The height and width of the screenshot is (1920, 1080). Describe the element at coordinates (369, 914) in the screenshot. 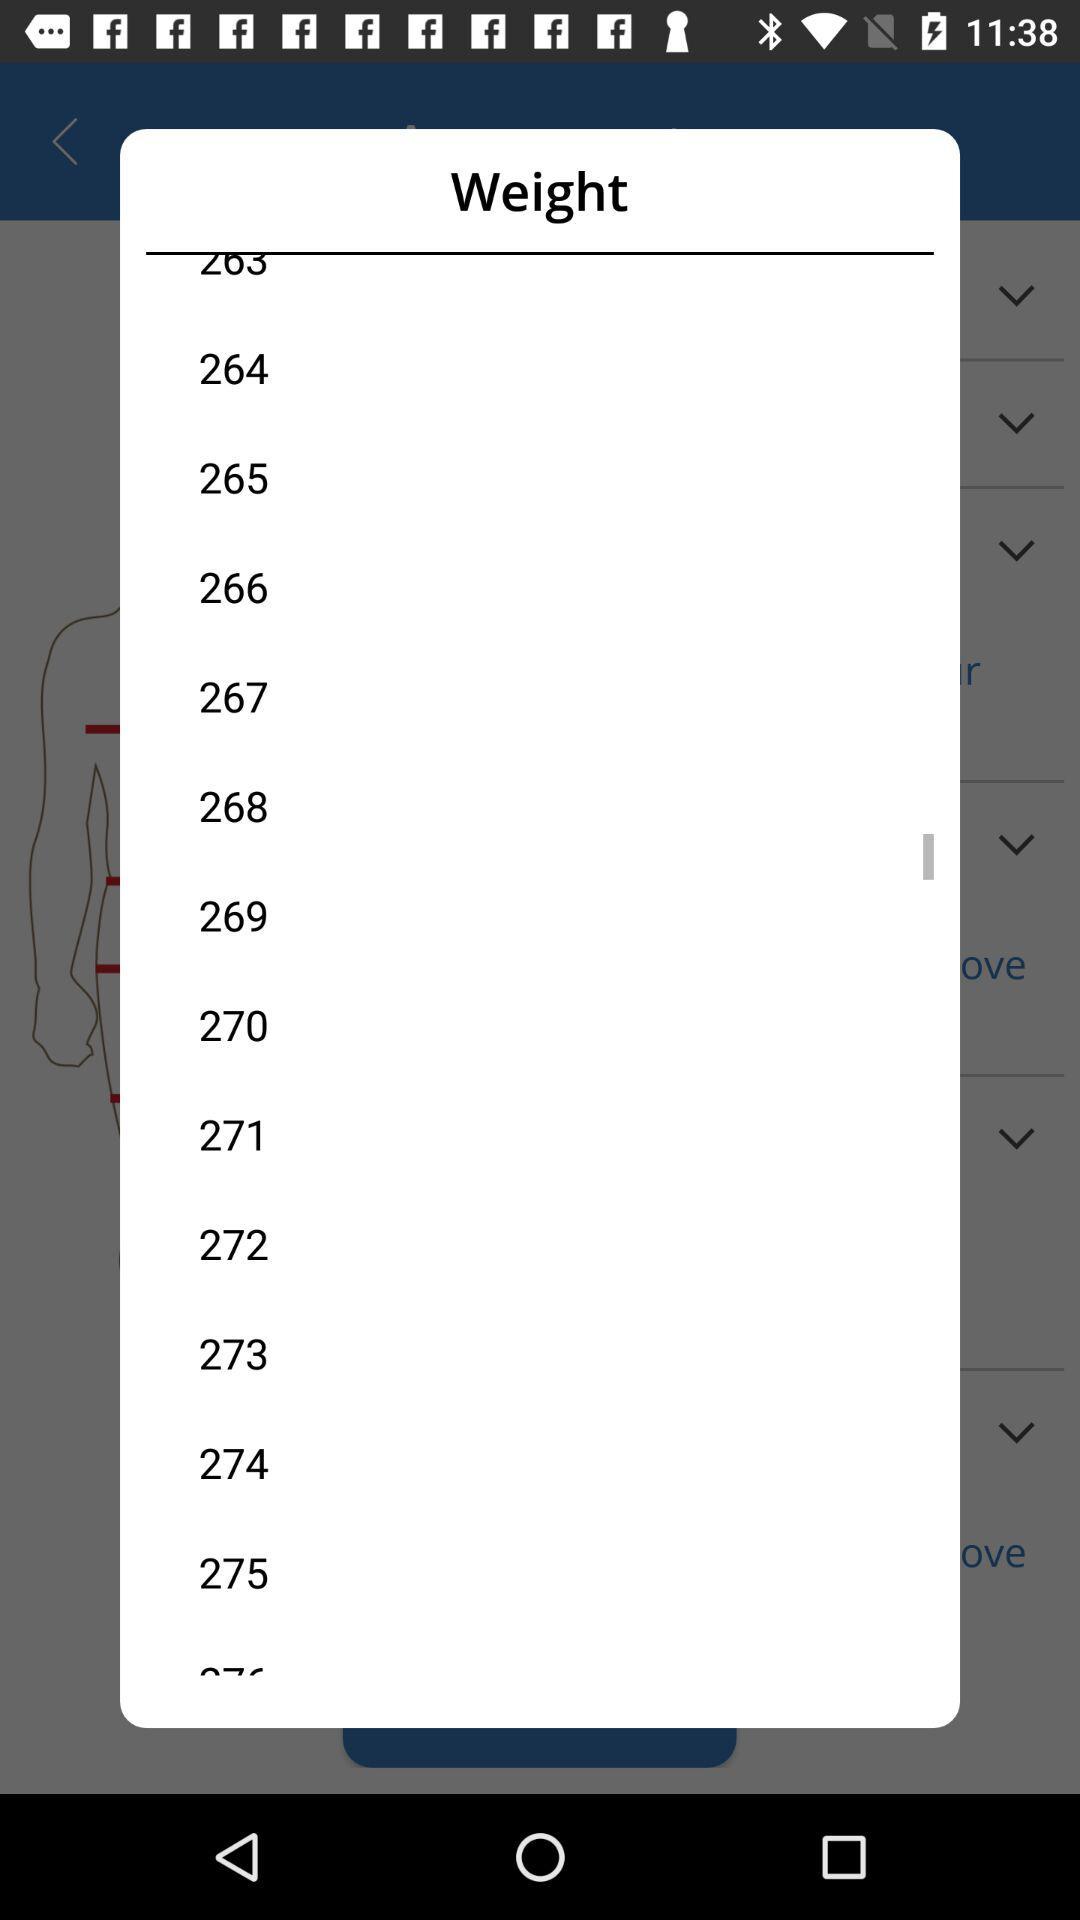

I see `the 269` at that location.